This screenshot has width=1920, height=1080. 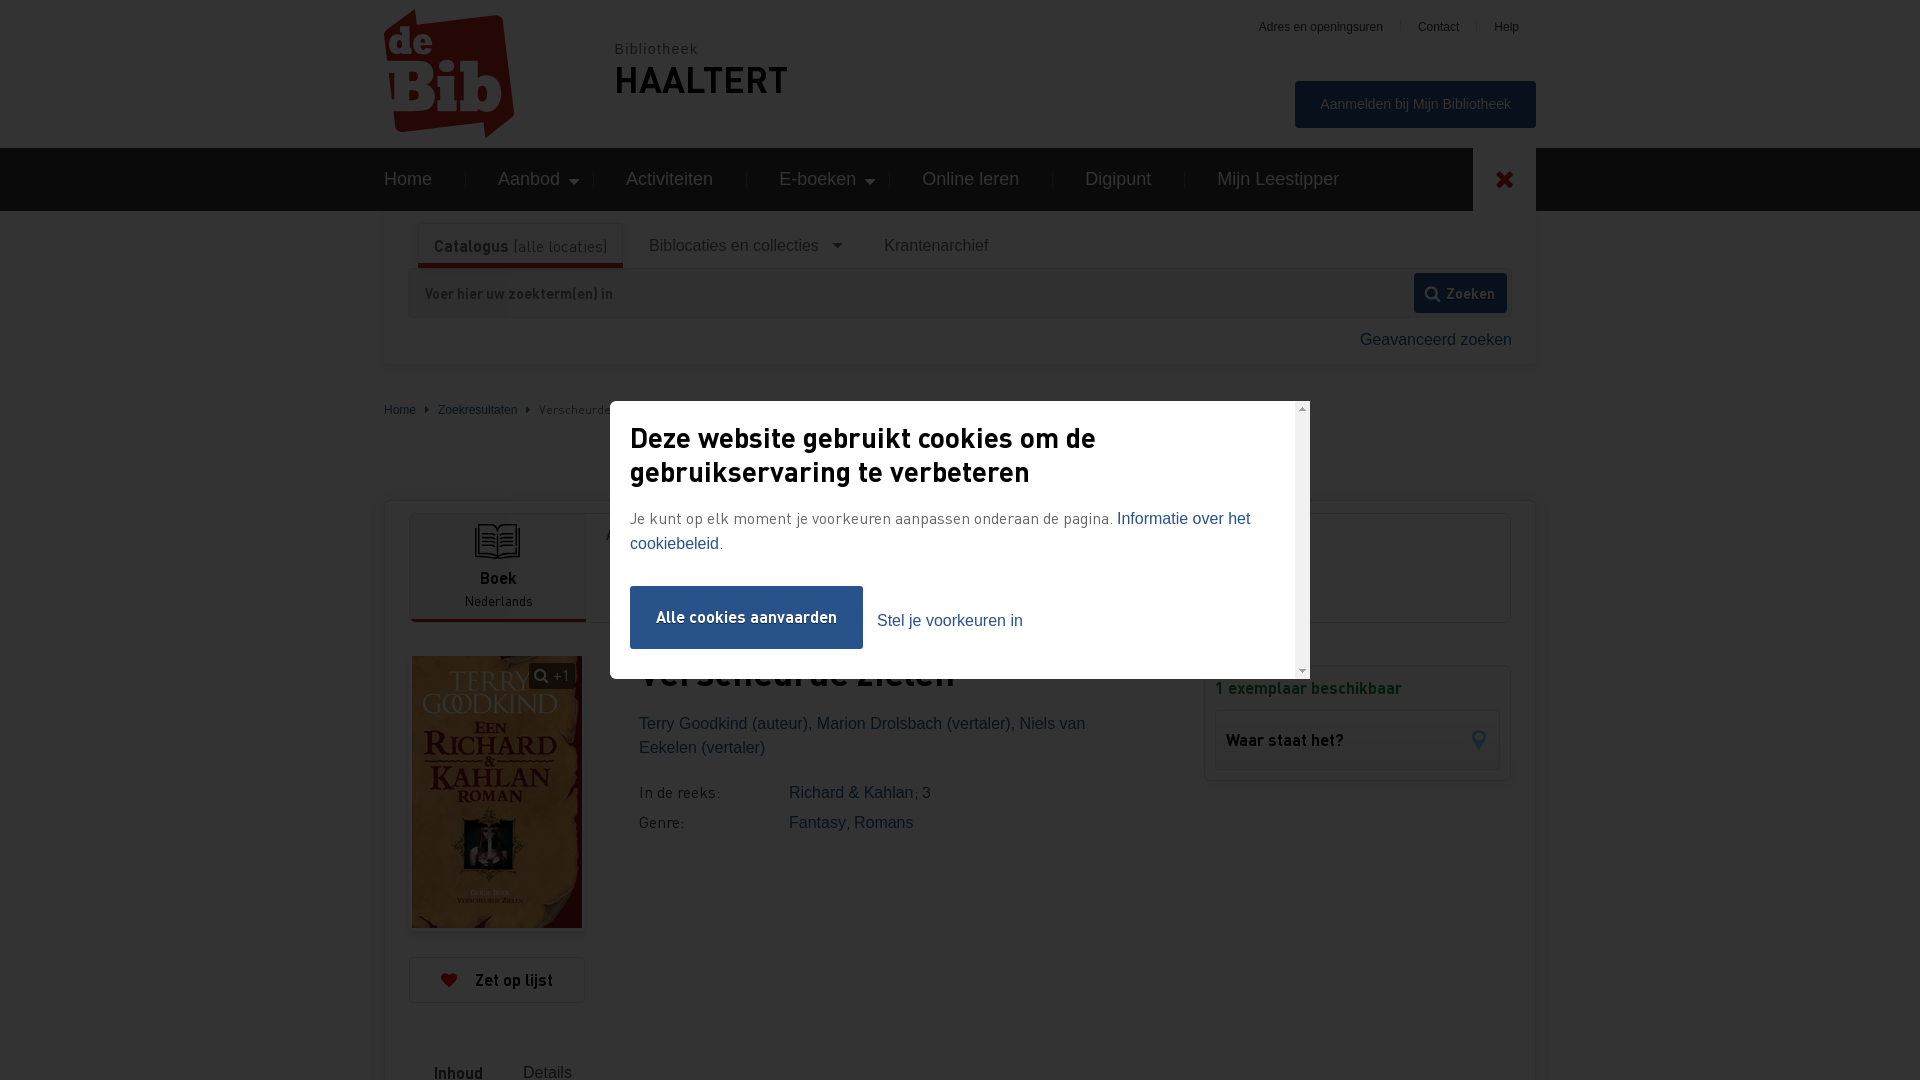 What do you see at coordinates (939, 530) in the screenshot?
I see `'Informatie over het cookiebeleid'` at bounding box center [939, 530].